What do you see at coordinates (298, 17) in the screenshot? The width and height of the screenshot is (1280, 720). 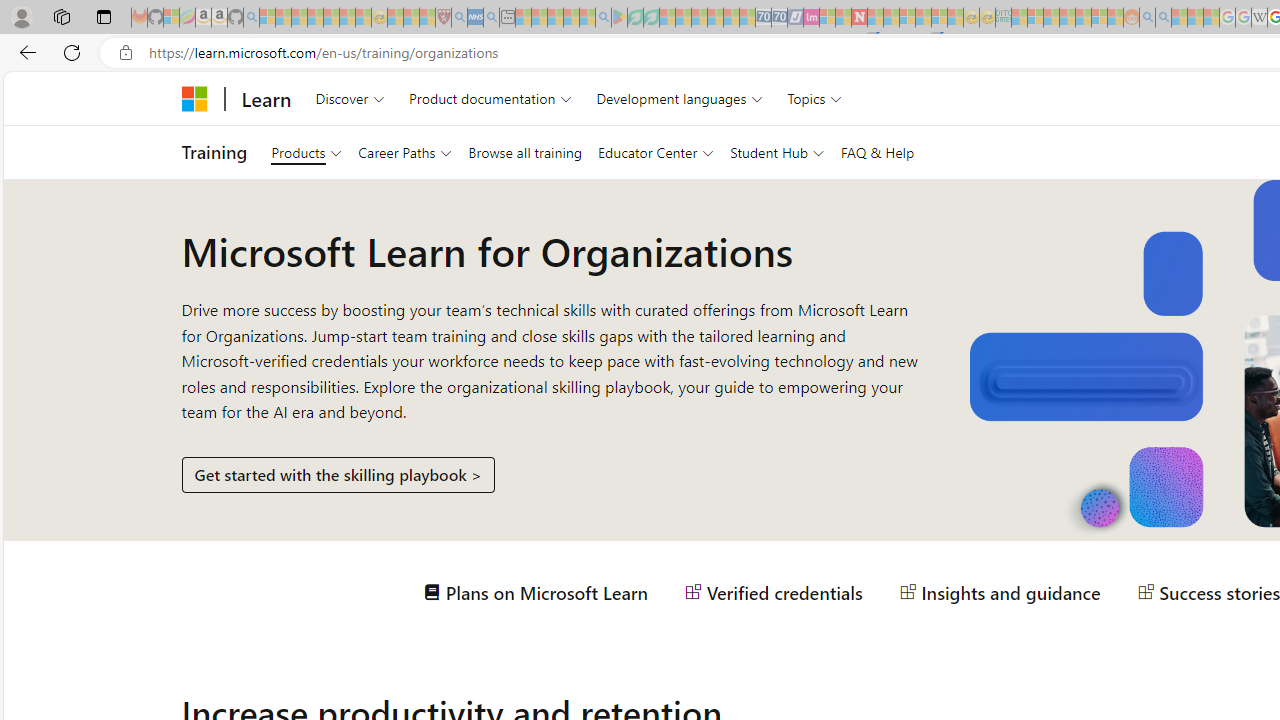 I see `'The Weather Channel - MSN - Sleeping'` at bounding box center [298, 17].